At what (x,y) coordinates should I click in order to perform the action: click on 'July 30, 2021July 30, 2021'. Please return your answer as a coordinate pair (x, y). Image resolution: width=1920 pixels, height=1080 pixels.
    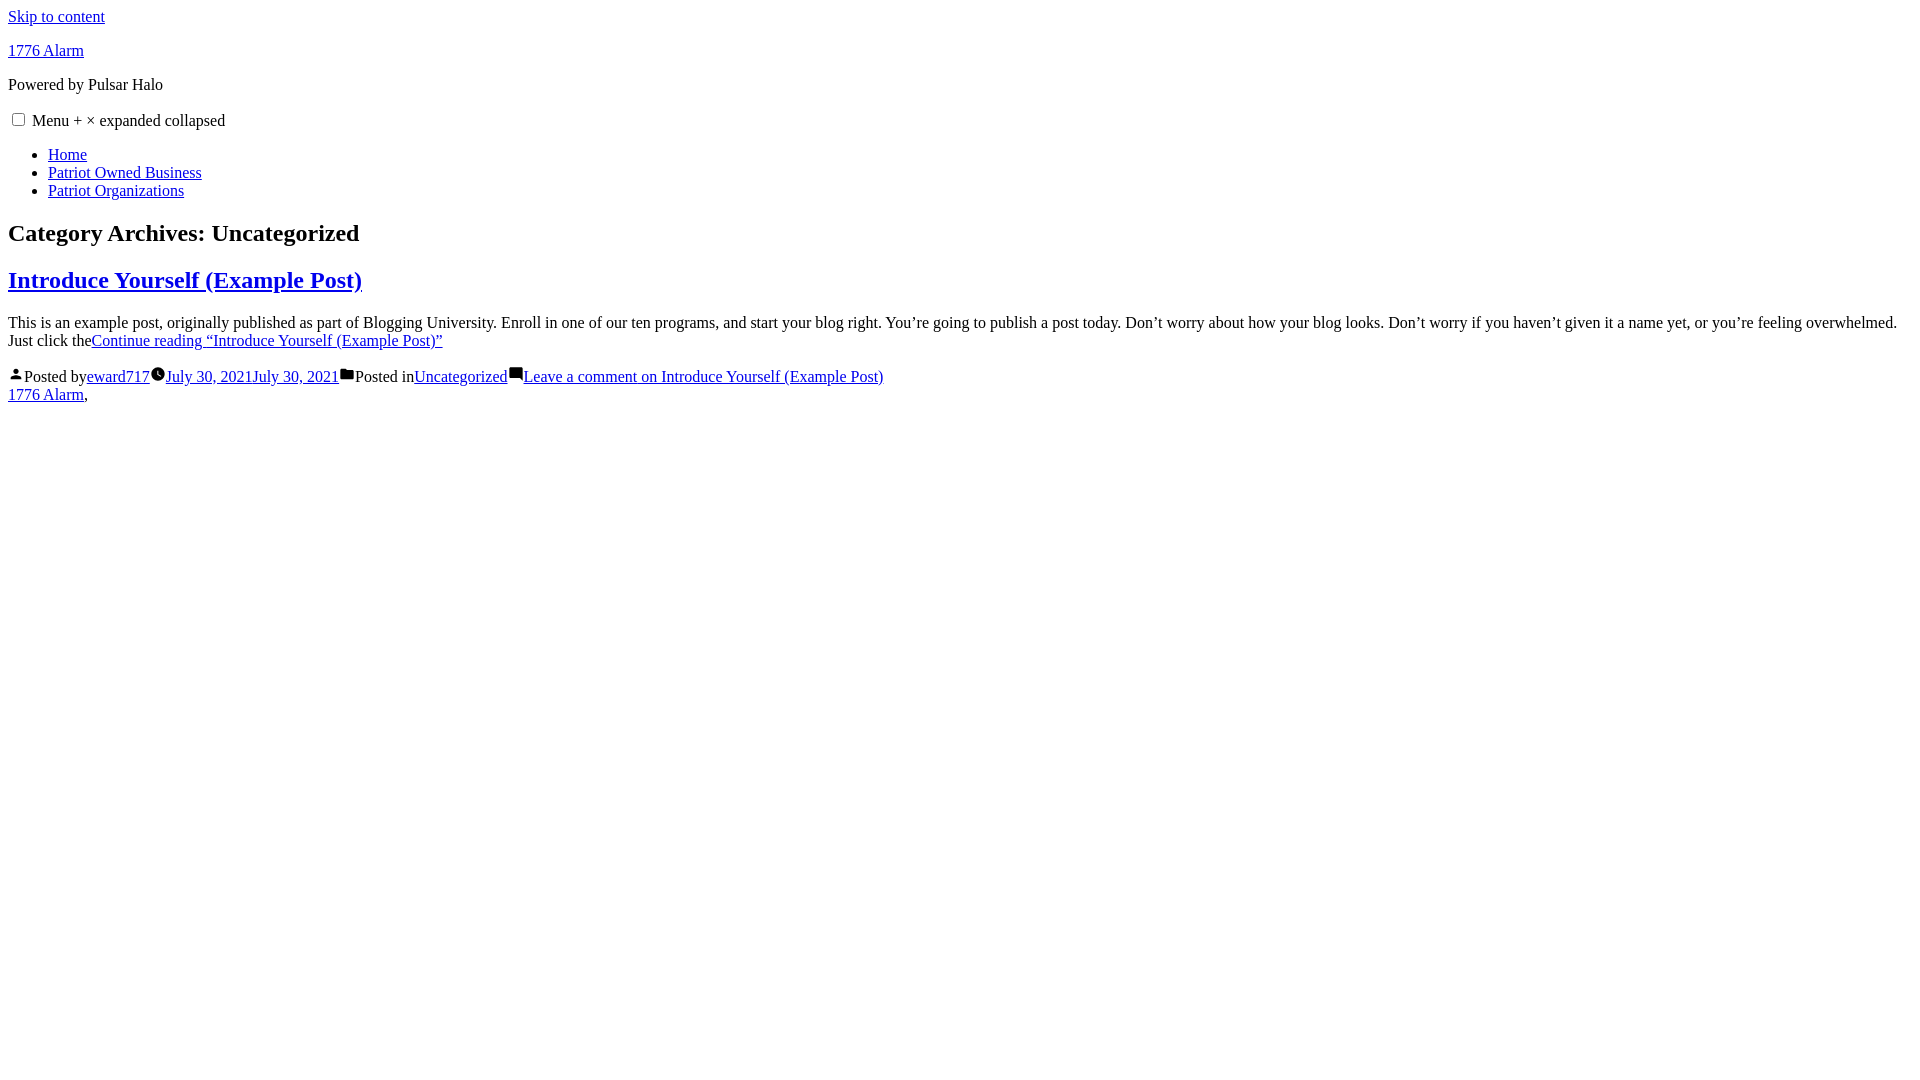
    Looking at the image, I should click on (251, 376).